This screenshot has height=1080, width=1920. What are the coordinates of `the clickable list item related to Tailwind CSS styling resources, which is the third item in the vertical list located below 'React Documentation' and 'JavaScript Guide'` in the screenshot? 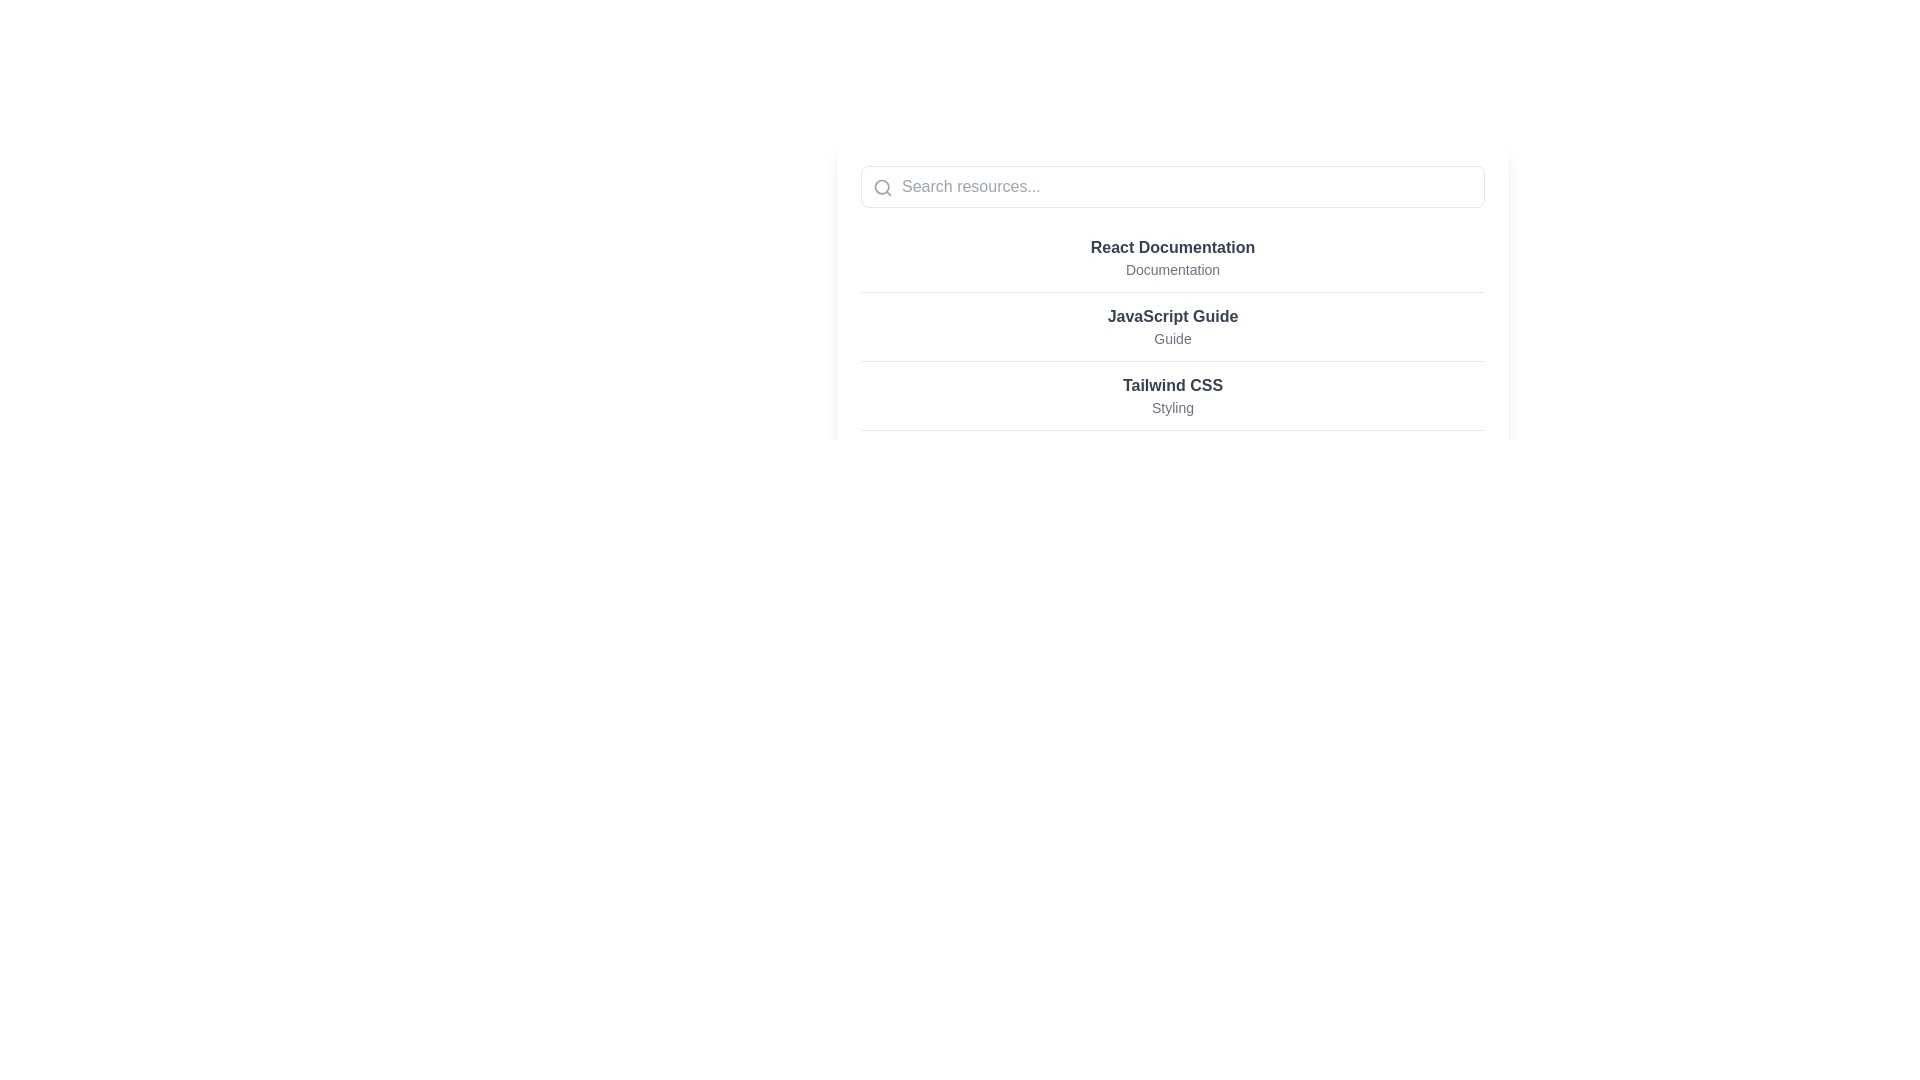 It's located at (1172, 396).